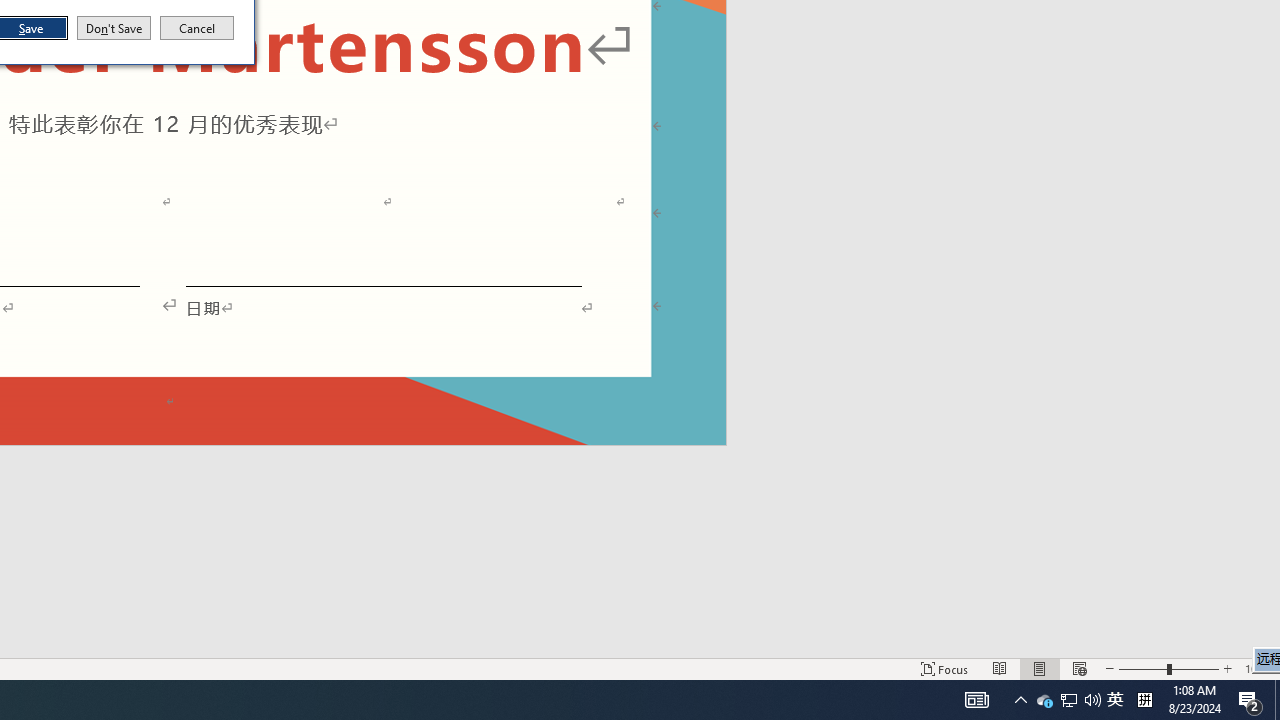 The height and width of the screenshot is (720, 1280). I want to click on 'Show desktop', so click(1276, 698).